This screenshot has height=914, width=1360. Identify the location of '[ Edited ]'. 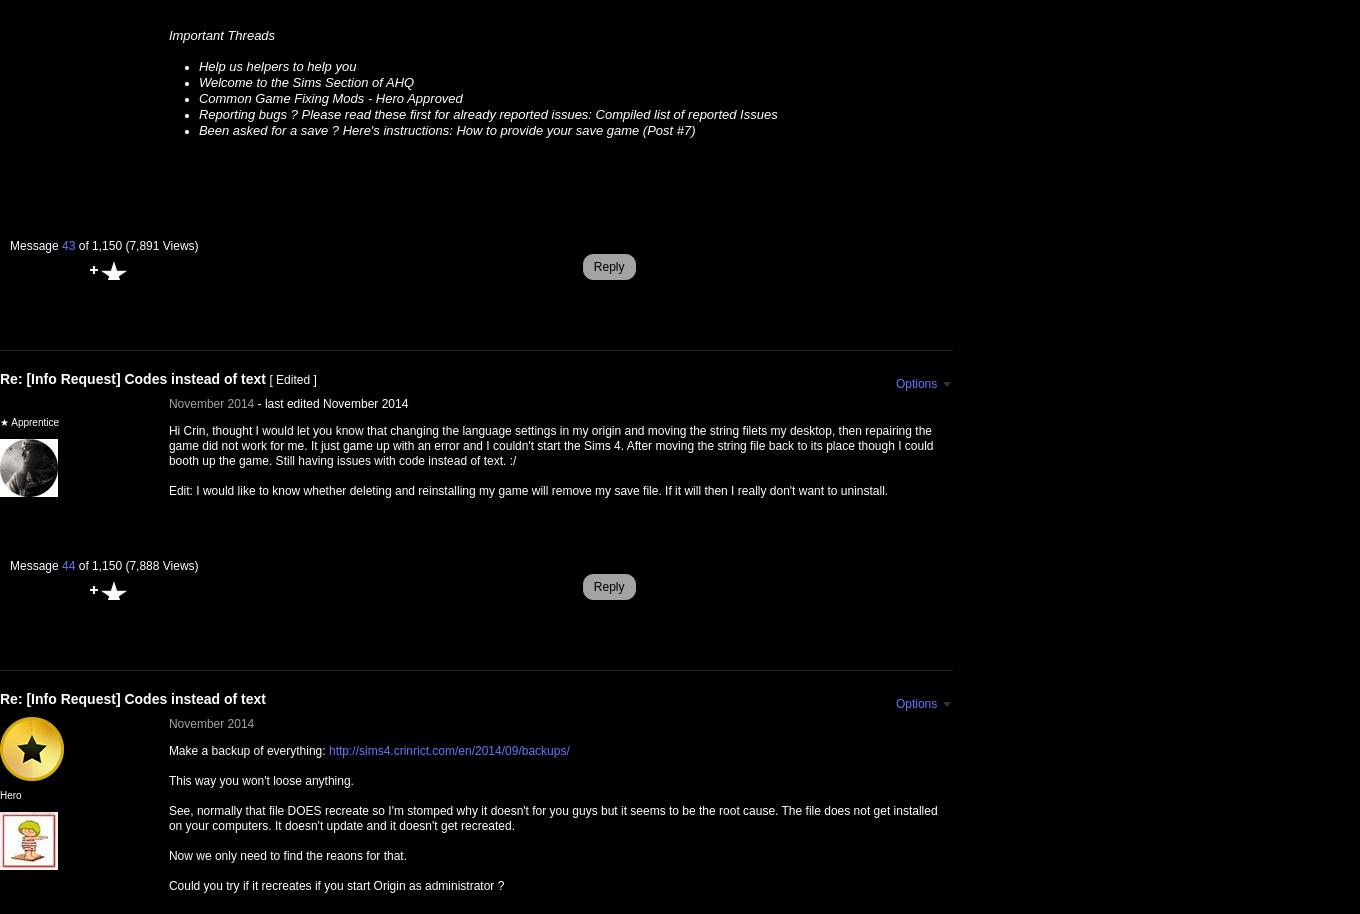
(269, 380).